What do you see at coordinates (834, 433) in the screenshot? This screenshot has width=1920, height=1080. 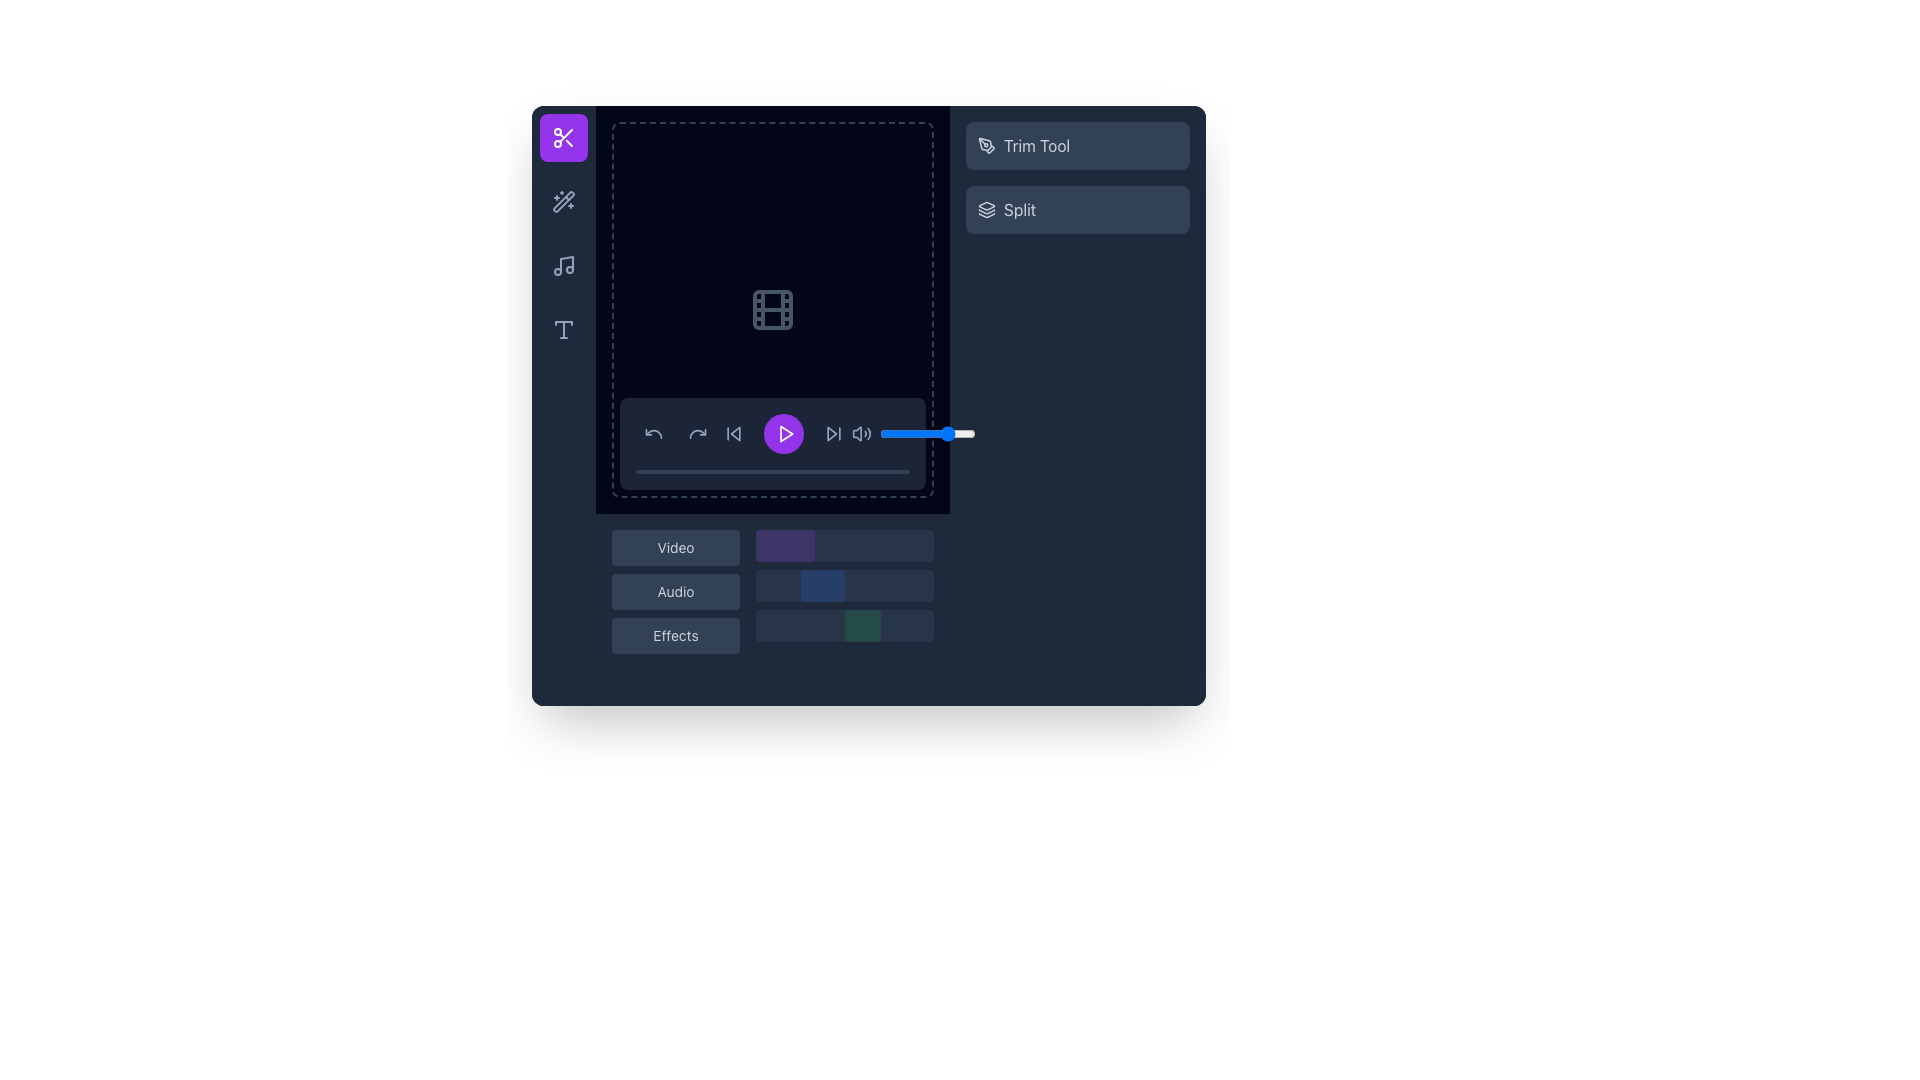 I see `the fast-forward button` at bounding box center [834, 433].